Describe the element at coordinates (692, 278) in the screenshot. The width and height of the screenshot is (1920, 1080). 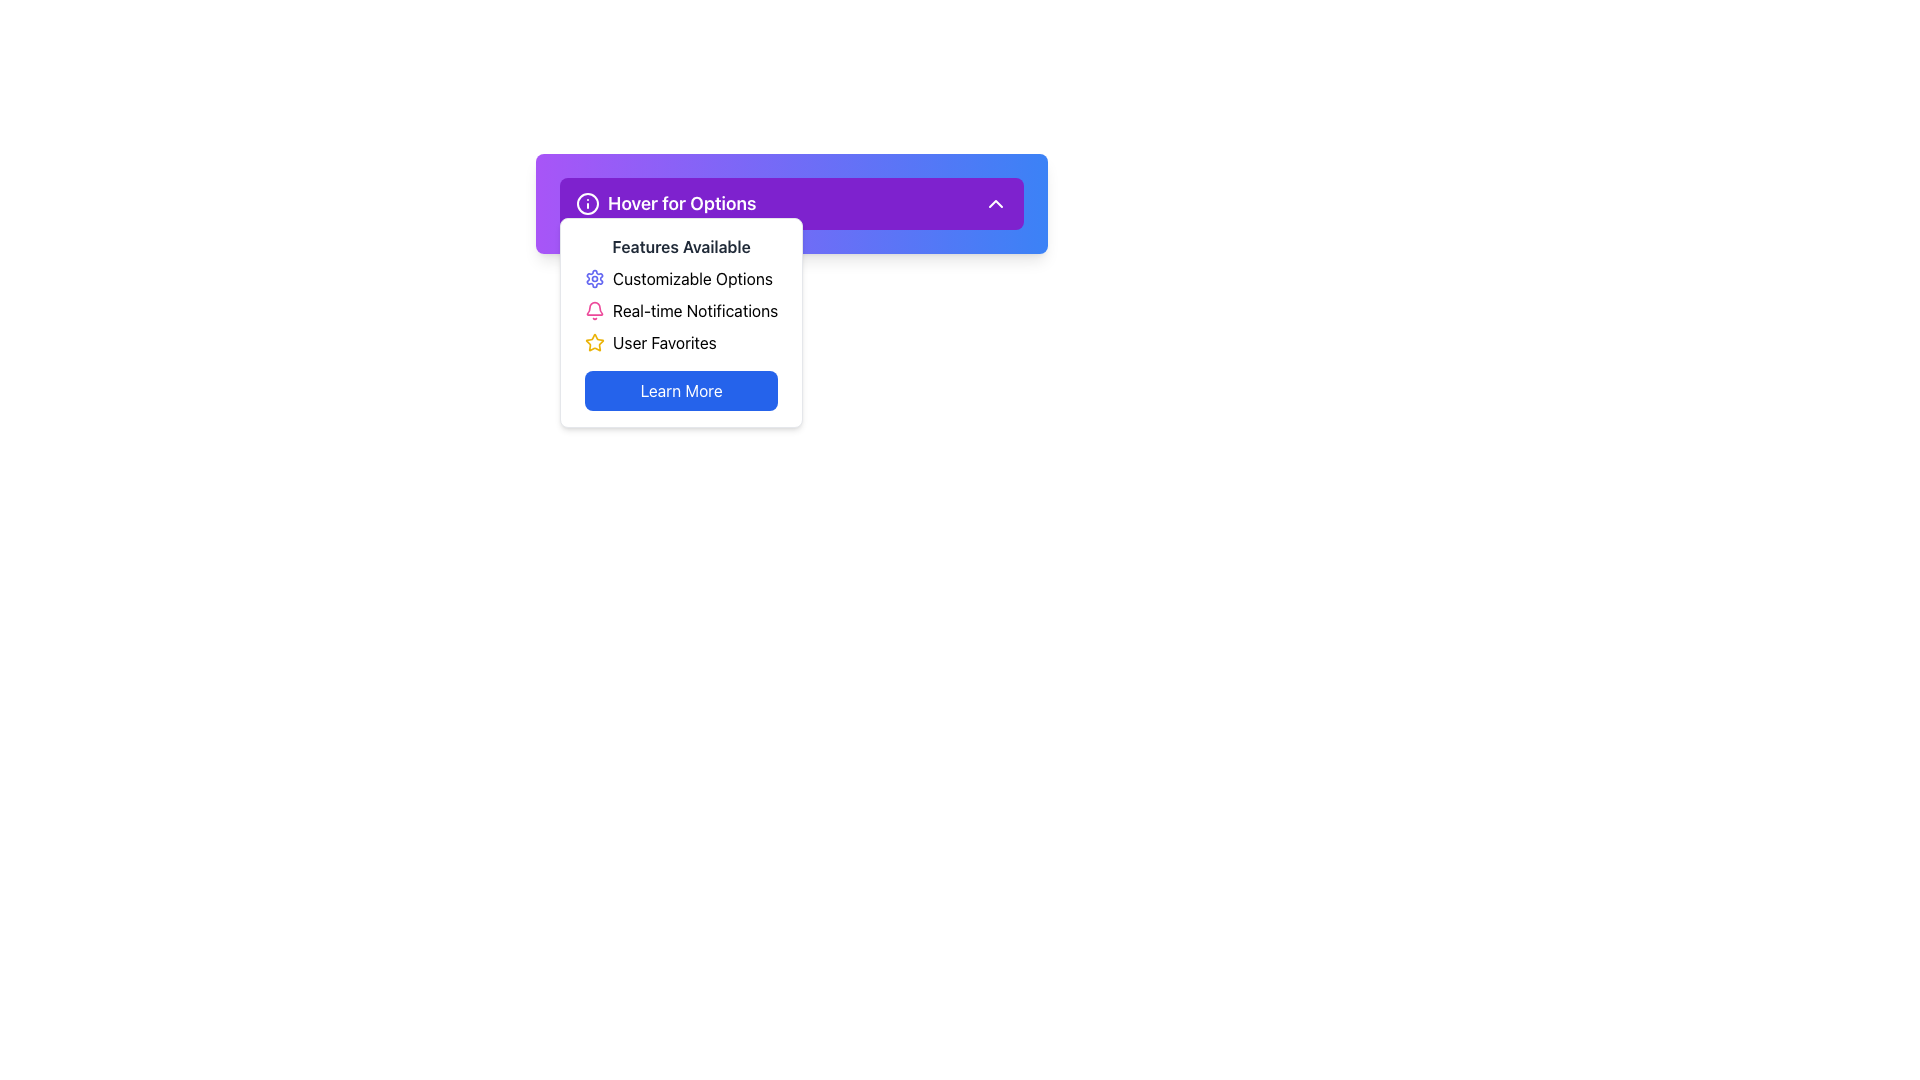
I see `the second item in the dropdown list labeled 'Features Available'` at that location.